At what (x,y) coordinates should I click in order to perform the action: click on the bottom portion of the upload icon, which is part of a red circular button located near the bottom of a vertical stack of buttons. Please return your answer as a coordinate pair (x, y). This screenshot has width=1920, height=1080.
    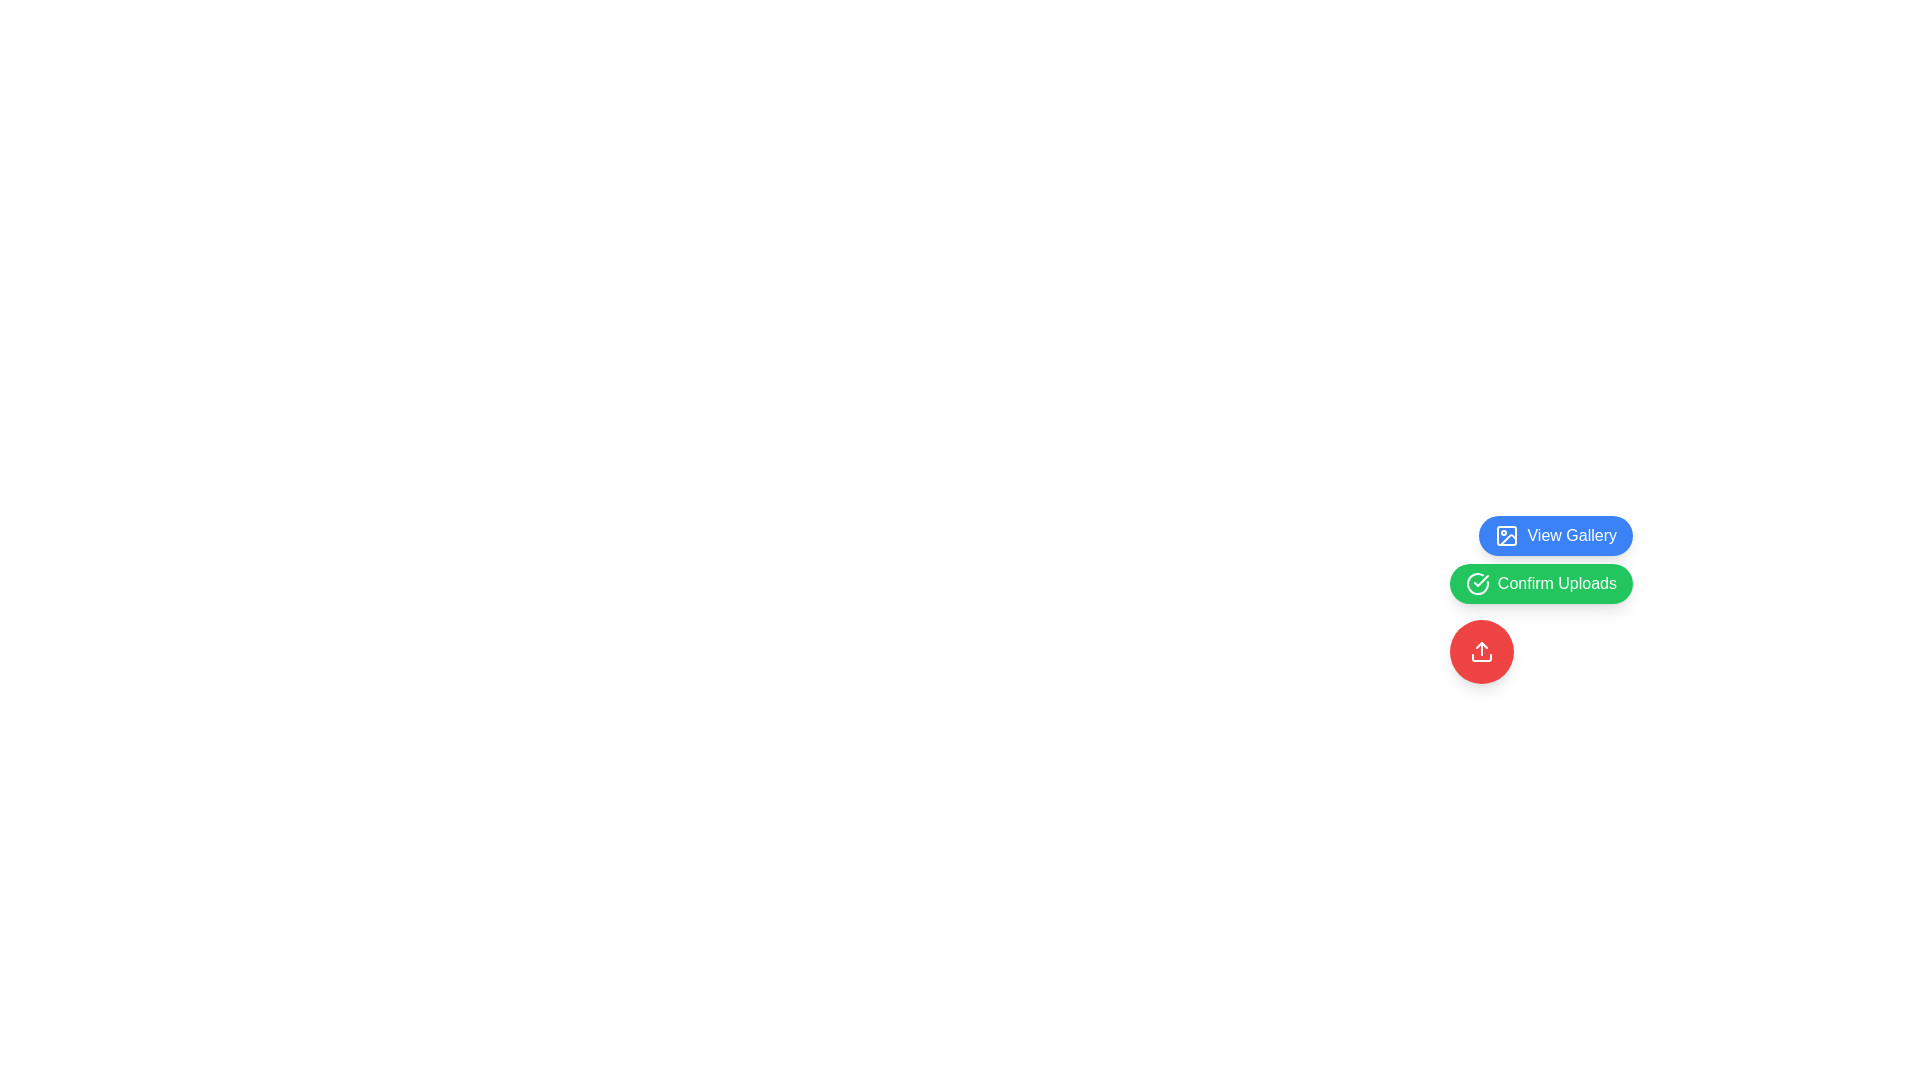
    Looking at the image, I should click on (1481, 658).